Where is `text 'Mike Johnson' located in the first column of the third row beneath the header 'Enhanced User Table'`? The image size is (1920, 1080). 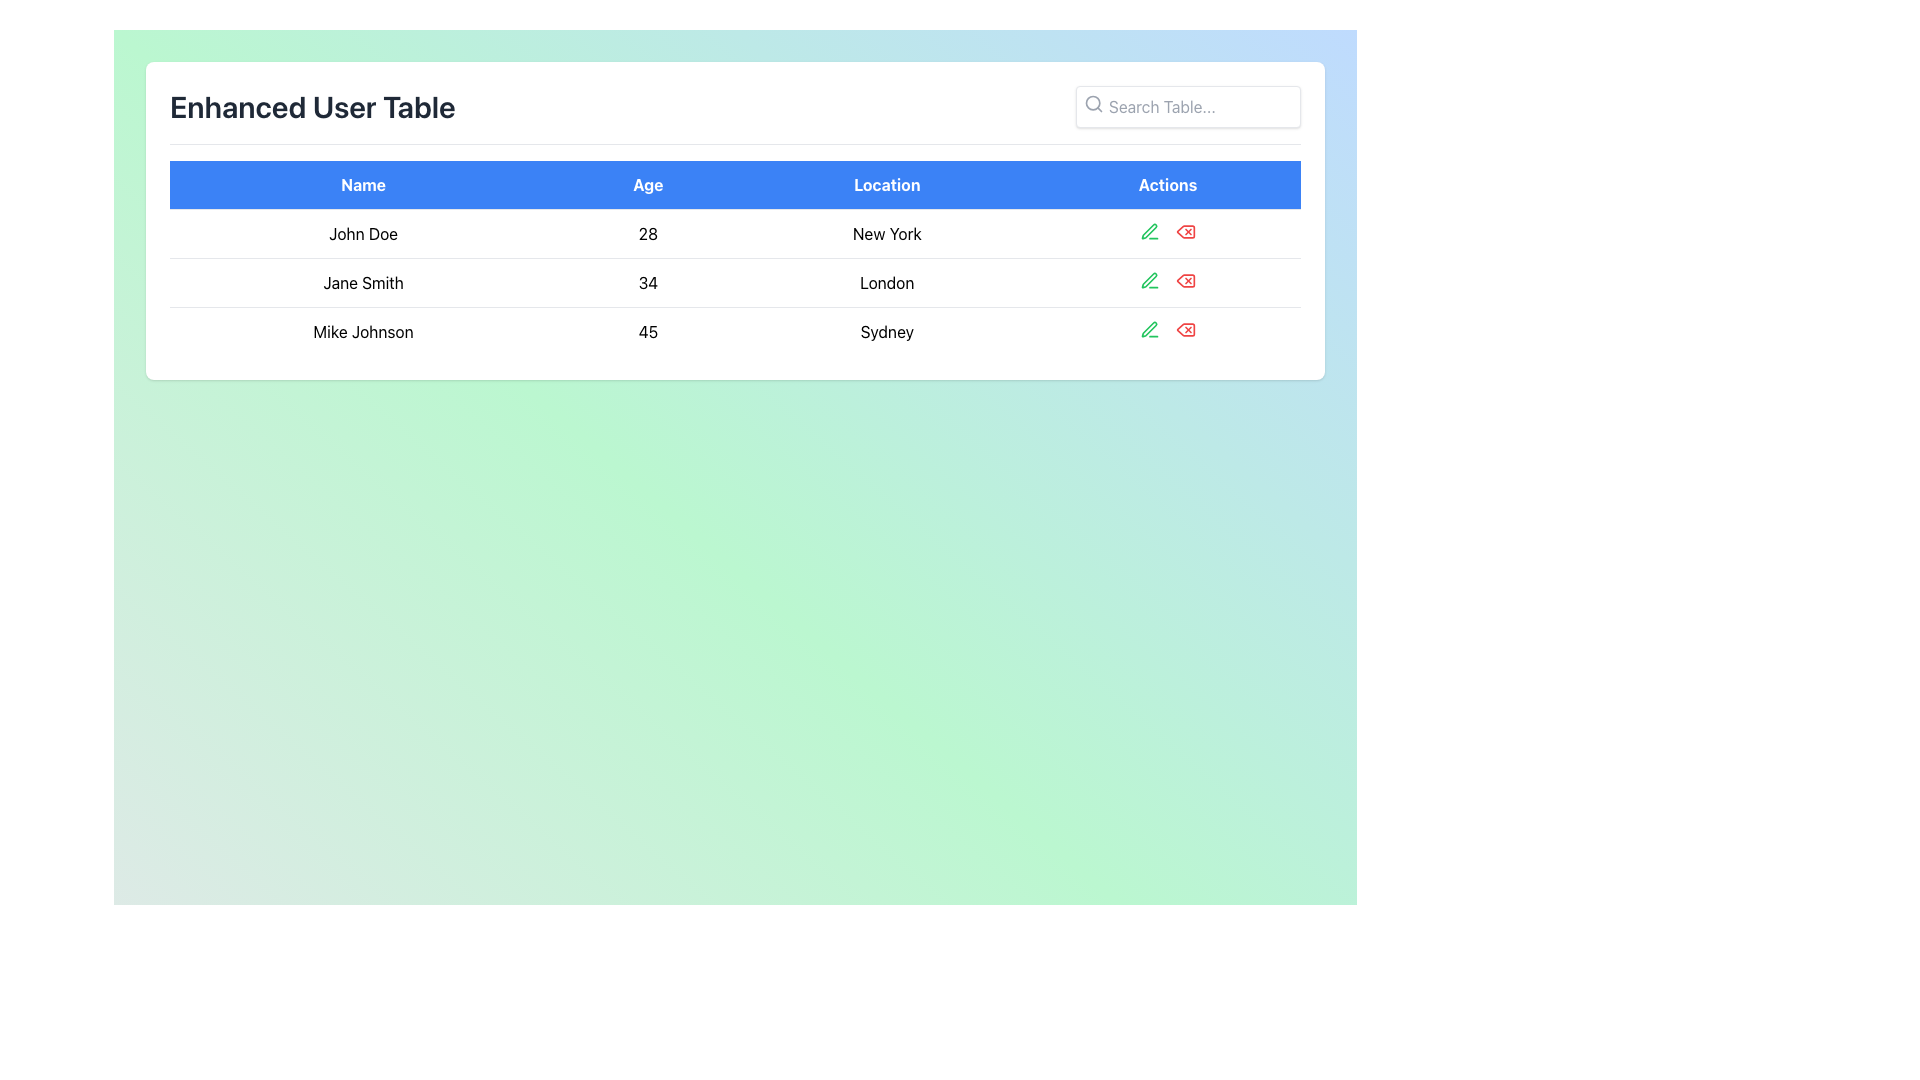
text 'Mike Johnson' located in the first column of the third row beneath the header 'Enhanced User Table' is located at coordinates (363, 330).